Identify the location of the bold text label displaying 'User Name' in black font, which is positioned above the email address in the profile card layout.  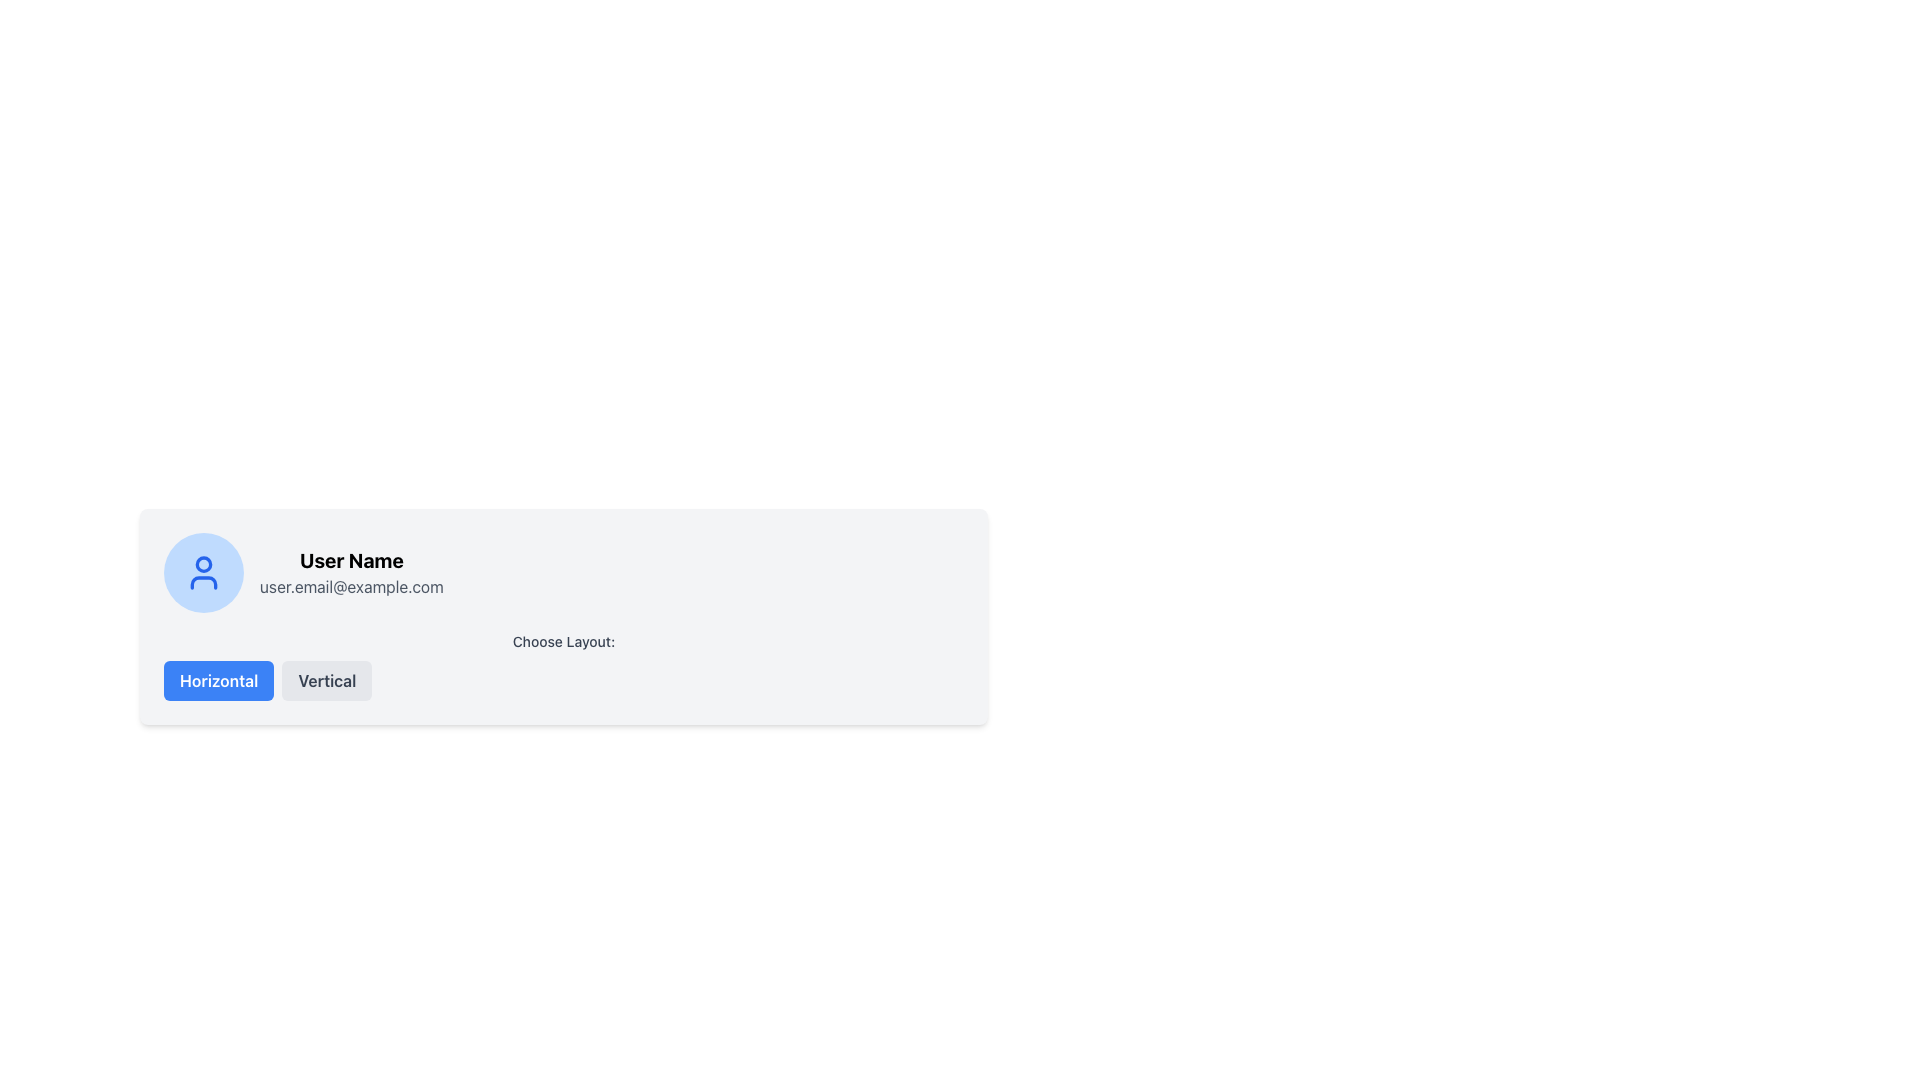
(351, 560).